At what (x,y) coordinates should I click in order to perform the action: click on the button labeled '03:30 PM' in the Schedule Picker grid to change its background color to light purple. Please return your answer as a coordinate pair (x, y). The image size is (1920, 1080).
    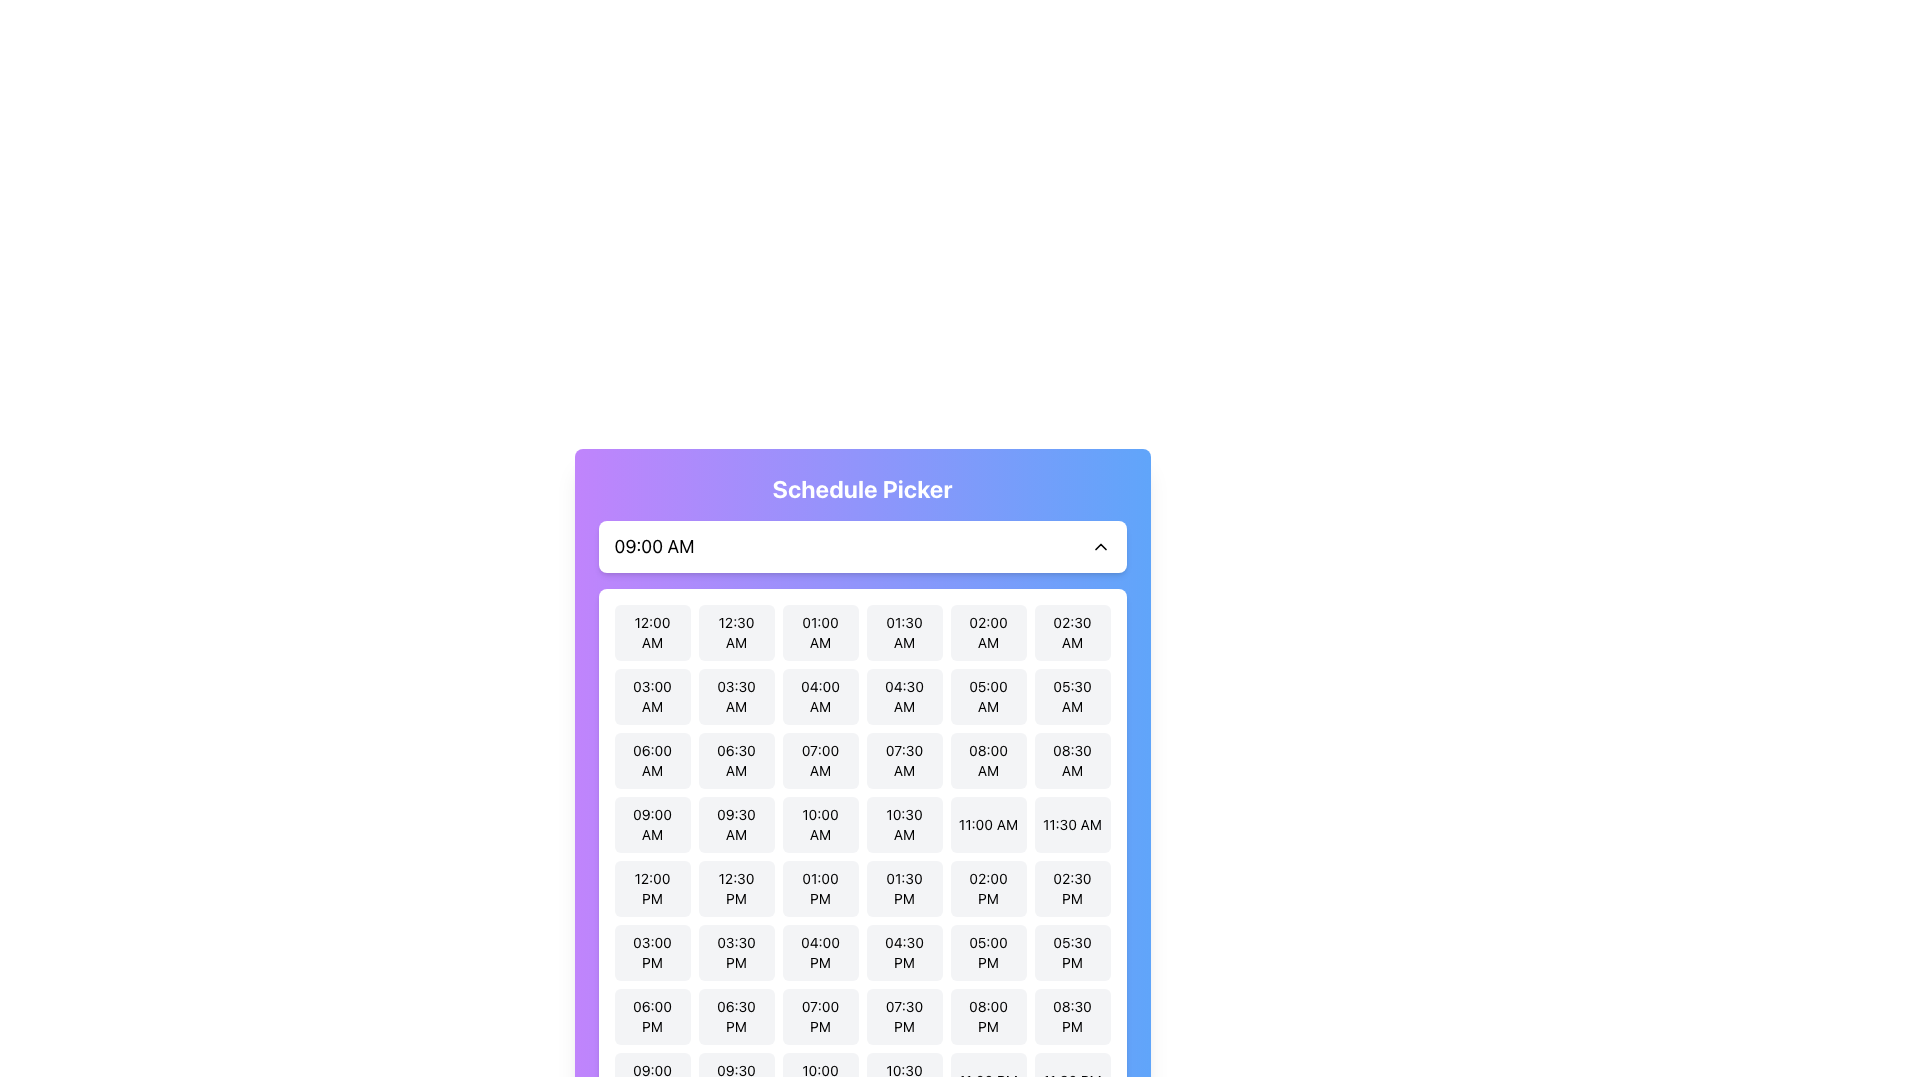
    Looking at the image, I should click on (735, 951).